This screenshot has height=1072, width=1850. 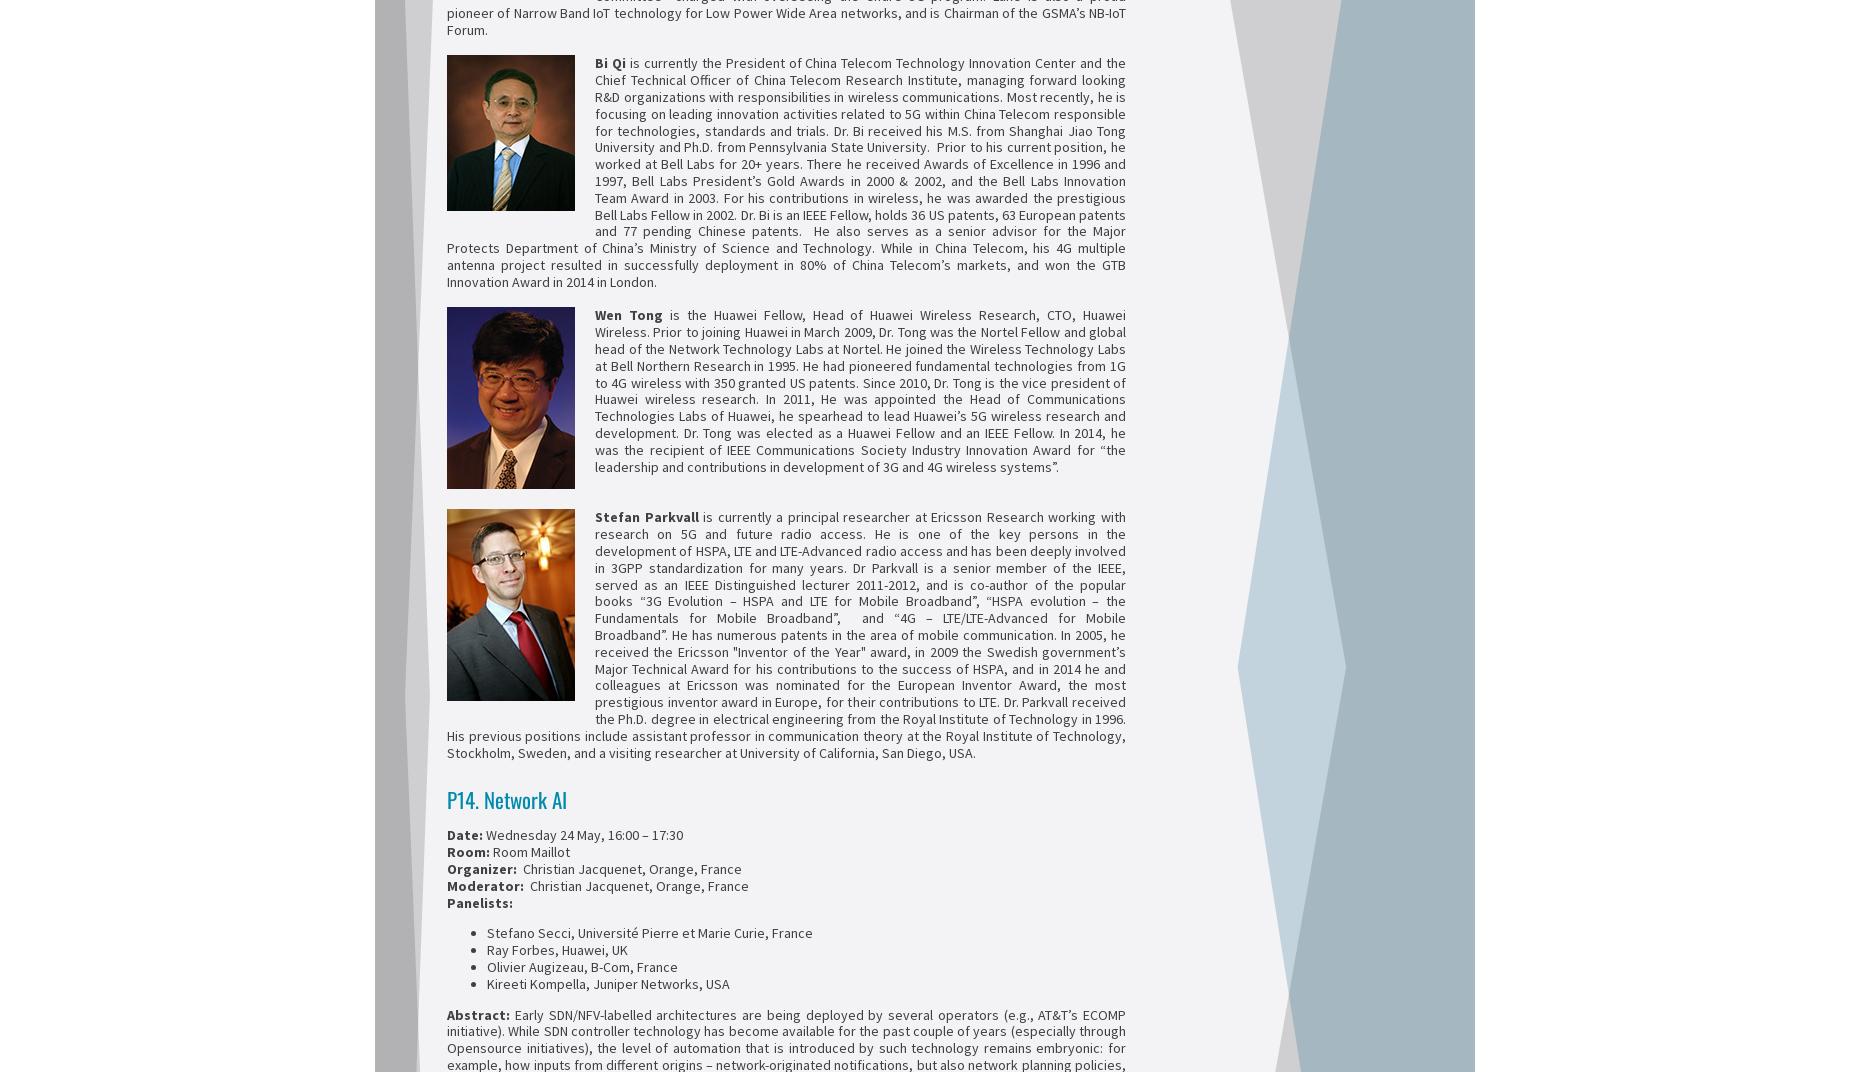 What do you see at coordinates (480, 901) in the screenshot?
I see `'Panelists:'` at bounding box center [480, 901].